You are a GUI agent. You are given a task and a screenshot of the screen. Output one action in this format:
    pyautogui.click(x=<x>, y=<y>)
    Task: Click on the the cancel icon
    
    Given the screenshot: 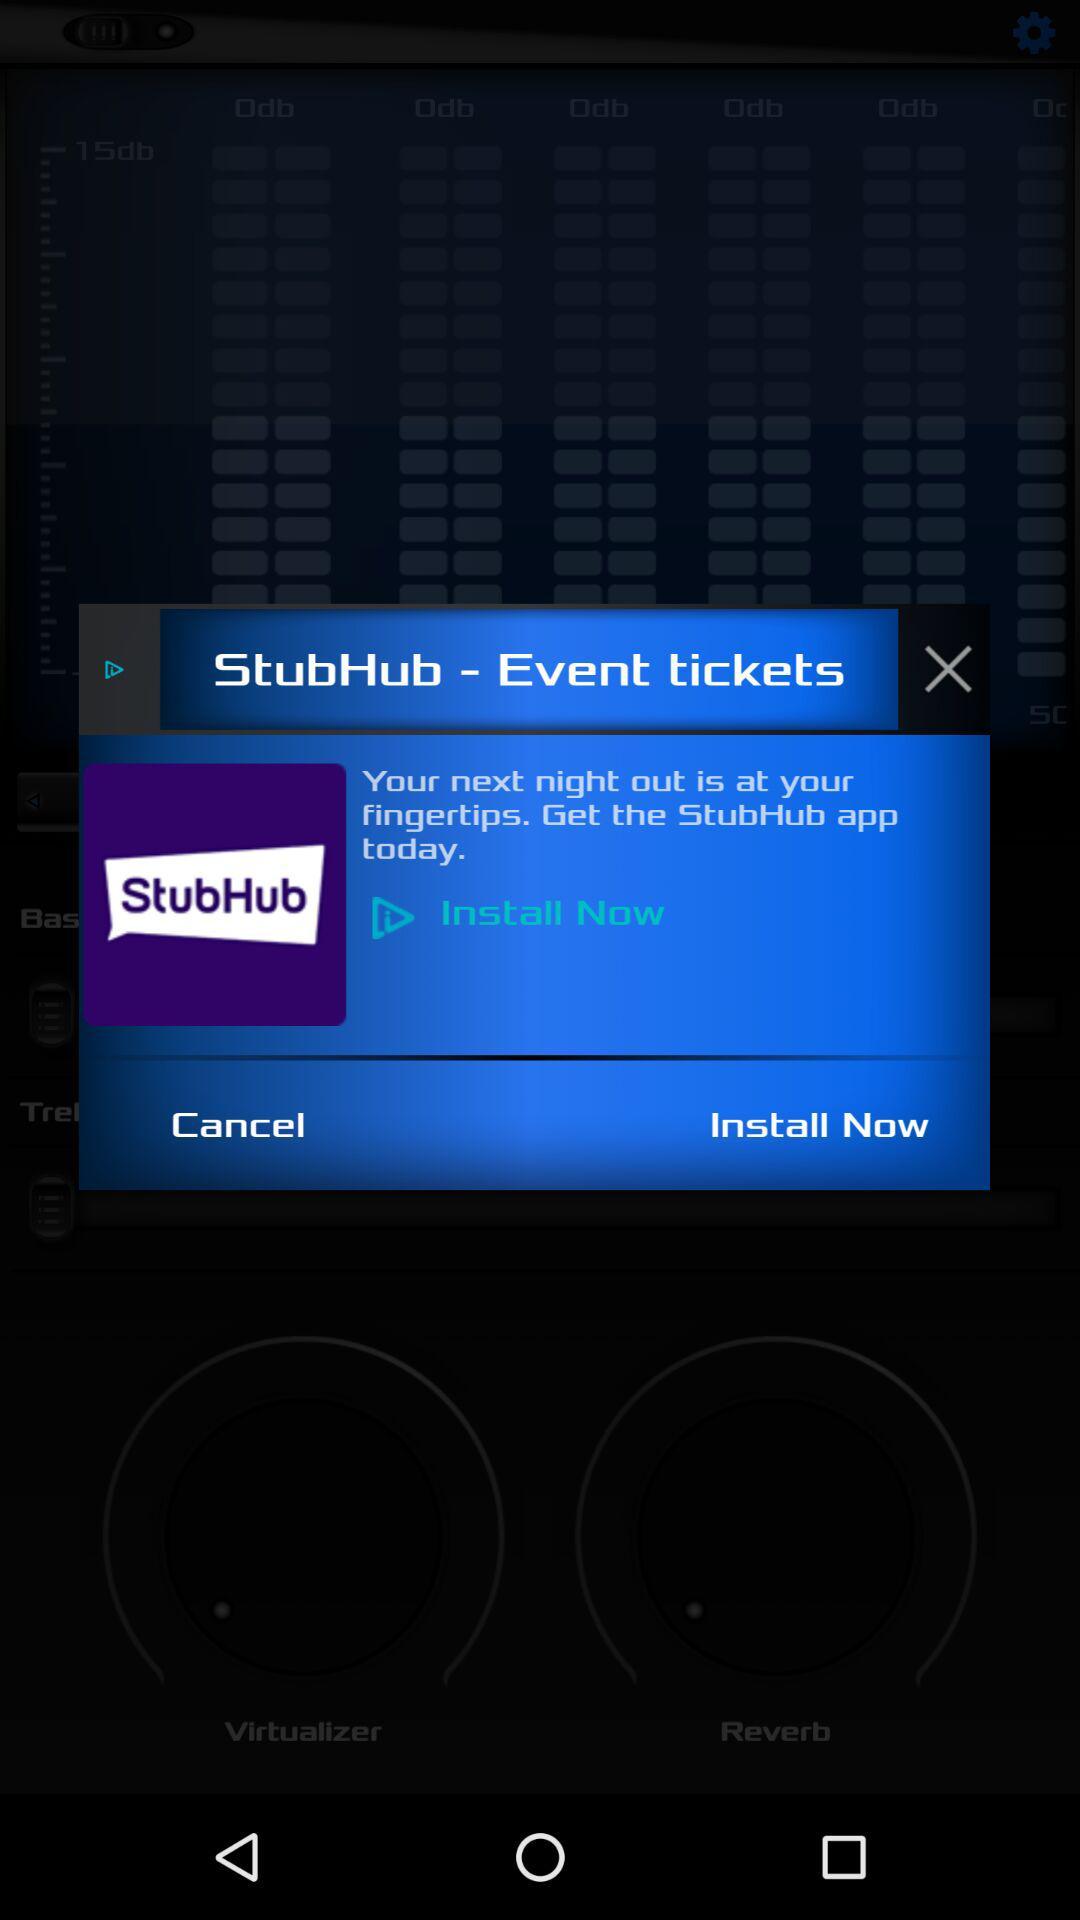 What is the action you would take?
    pyautogui.click(x=248, y=1125)
    